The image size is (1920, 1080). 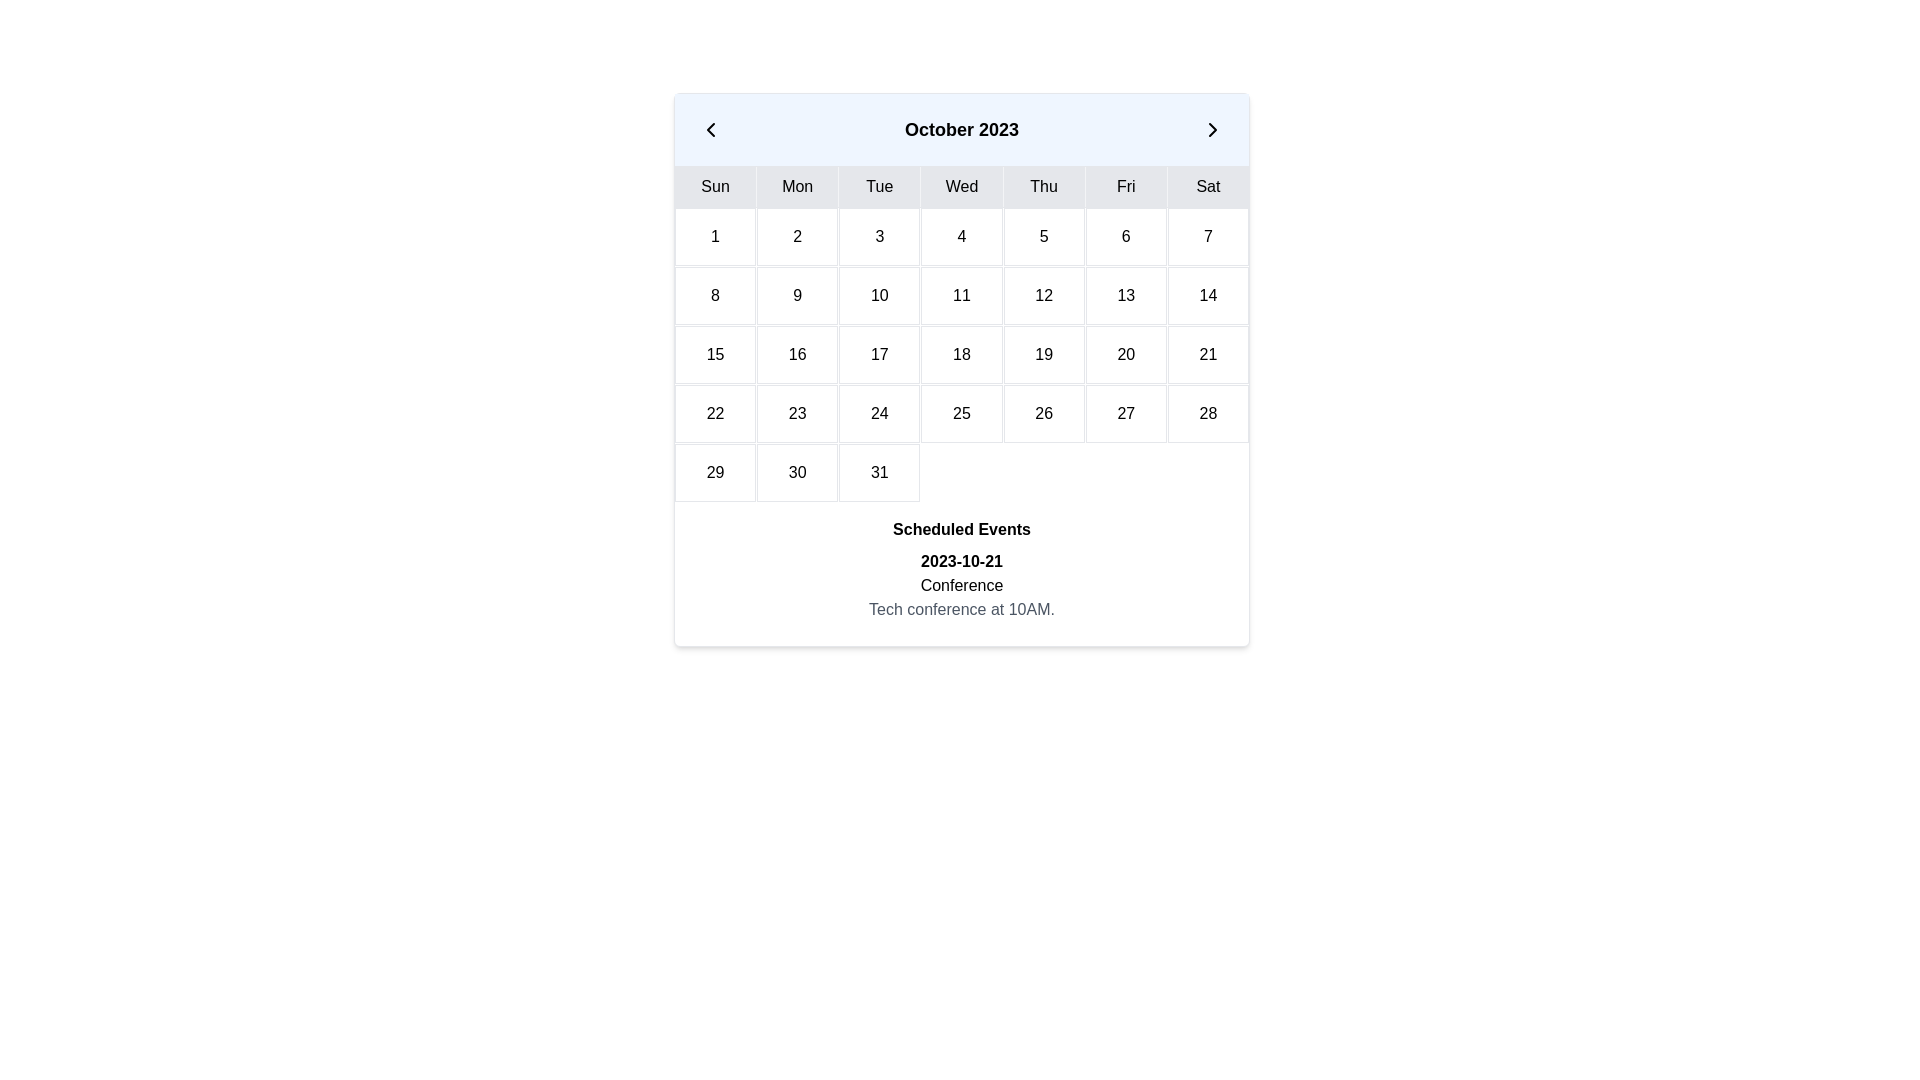 What do you see at coordinates (1207, 235) in the screenshot?
I see `the text box displaying the number '7' located at the far-right side of the first row in the calendar layout` at bounding box center [1207, 235].